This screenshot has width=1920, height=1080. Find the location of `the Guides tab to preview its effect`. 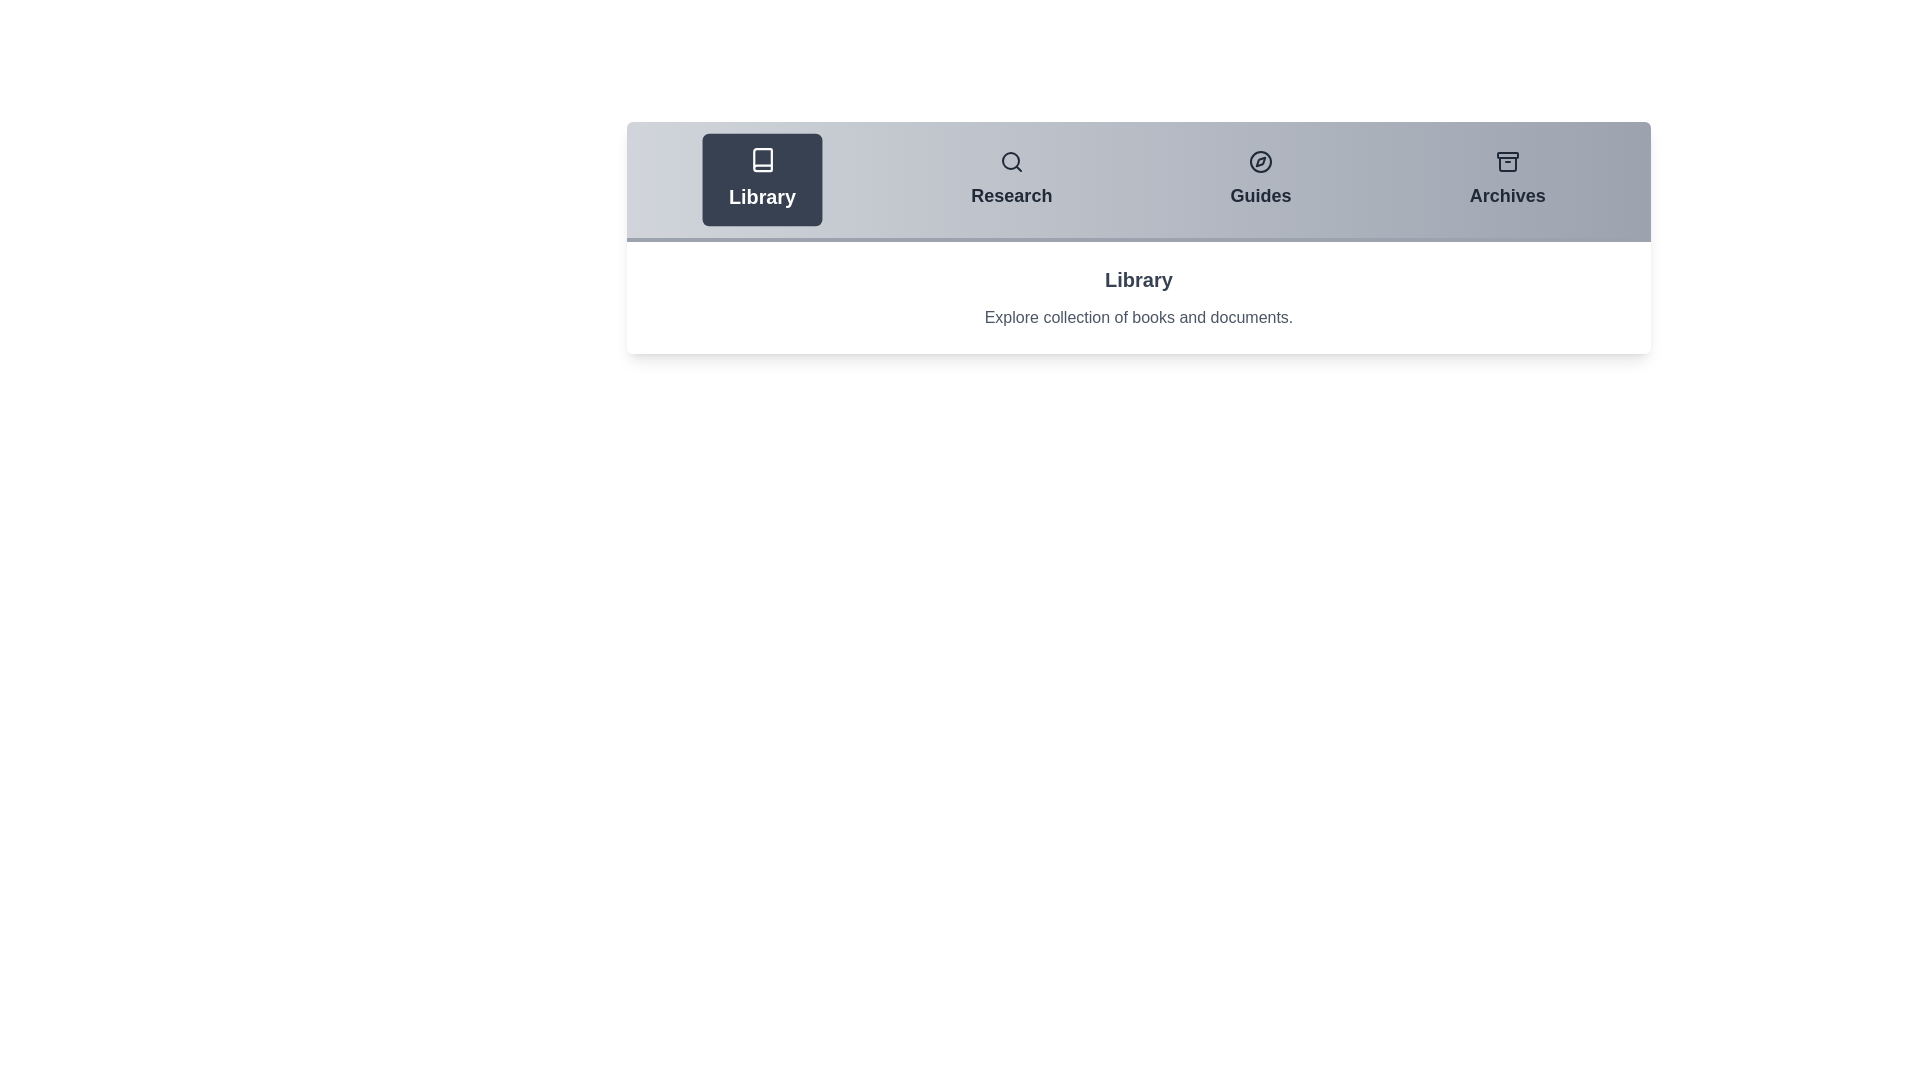

the Guides tab to preview its effect is located at coordinates (1260, 180).